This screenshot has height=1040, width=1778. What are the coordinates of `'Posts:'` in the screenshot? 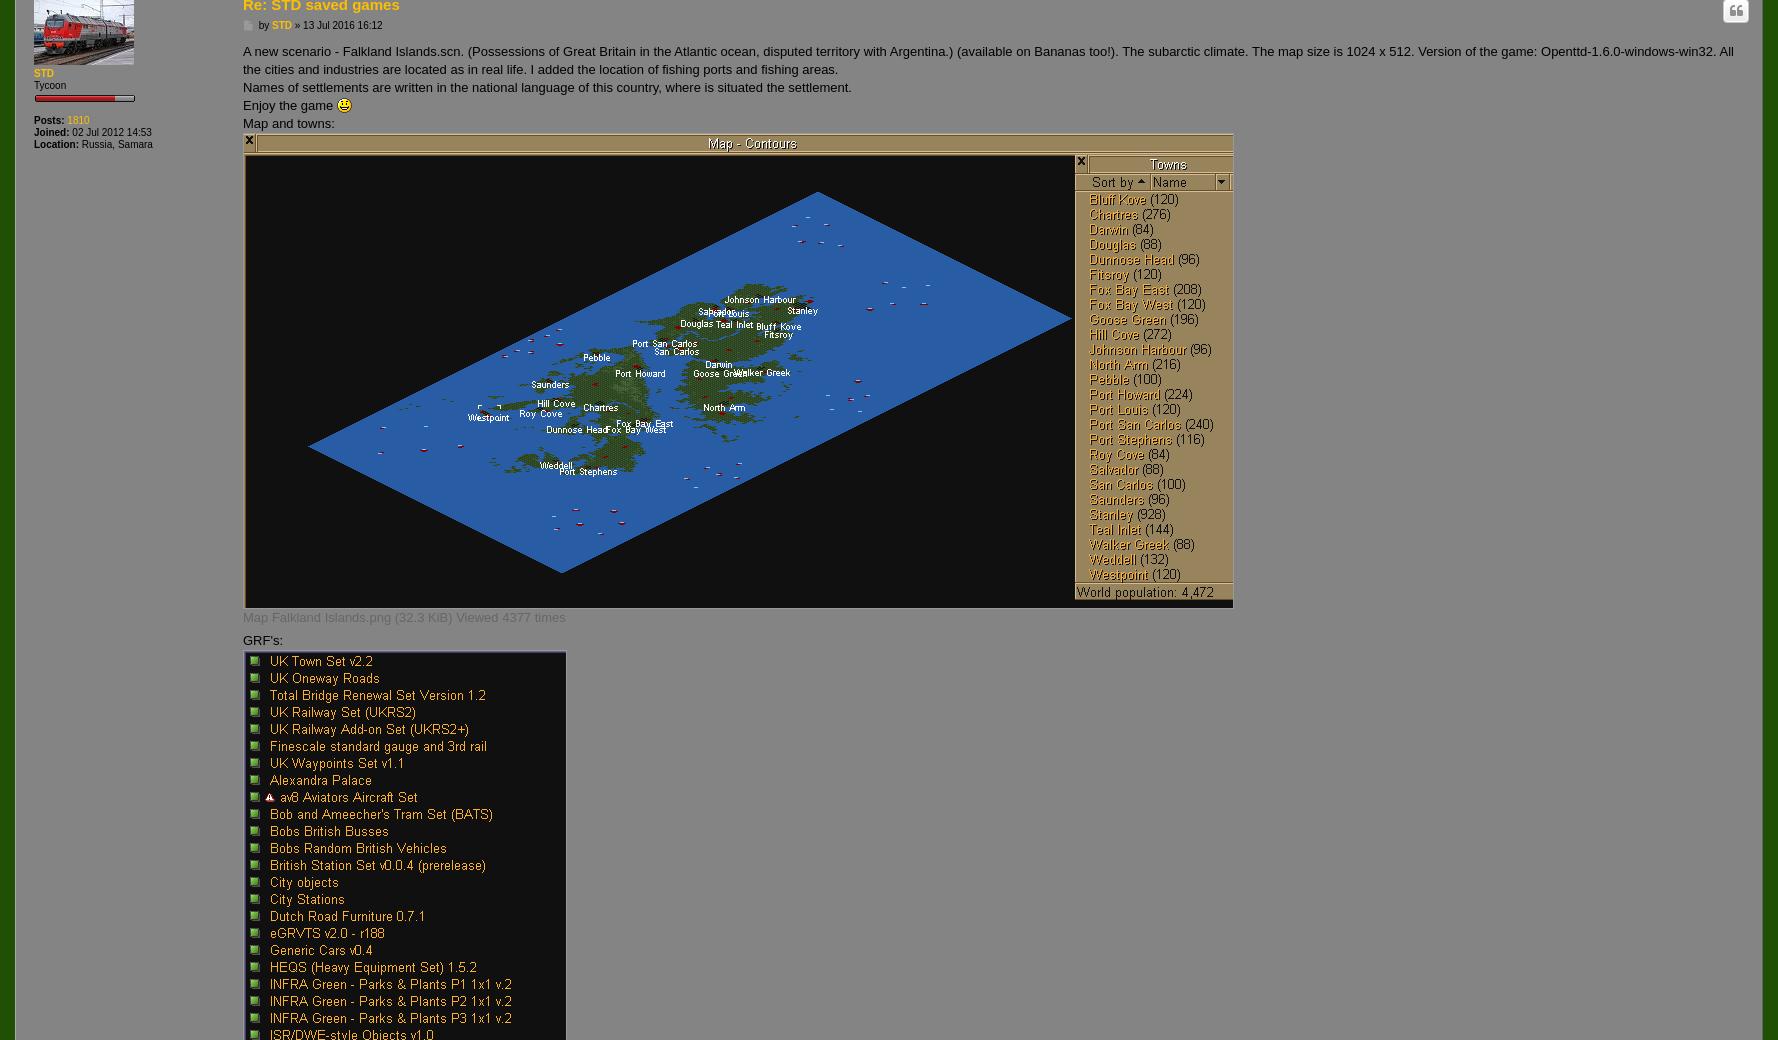 It's located at (49, 119).